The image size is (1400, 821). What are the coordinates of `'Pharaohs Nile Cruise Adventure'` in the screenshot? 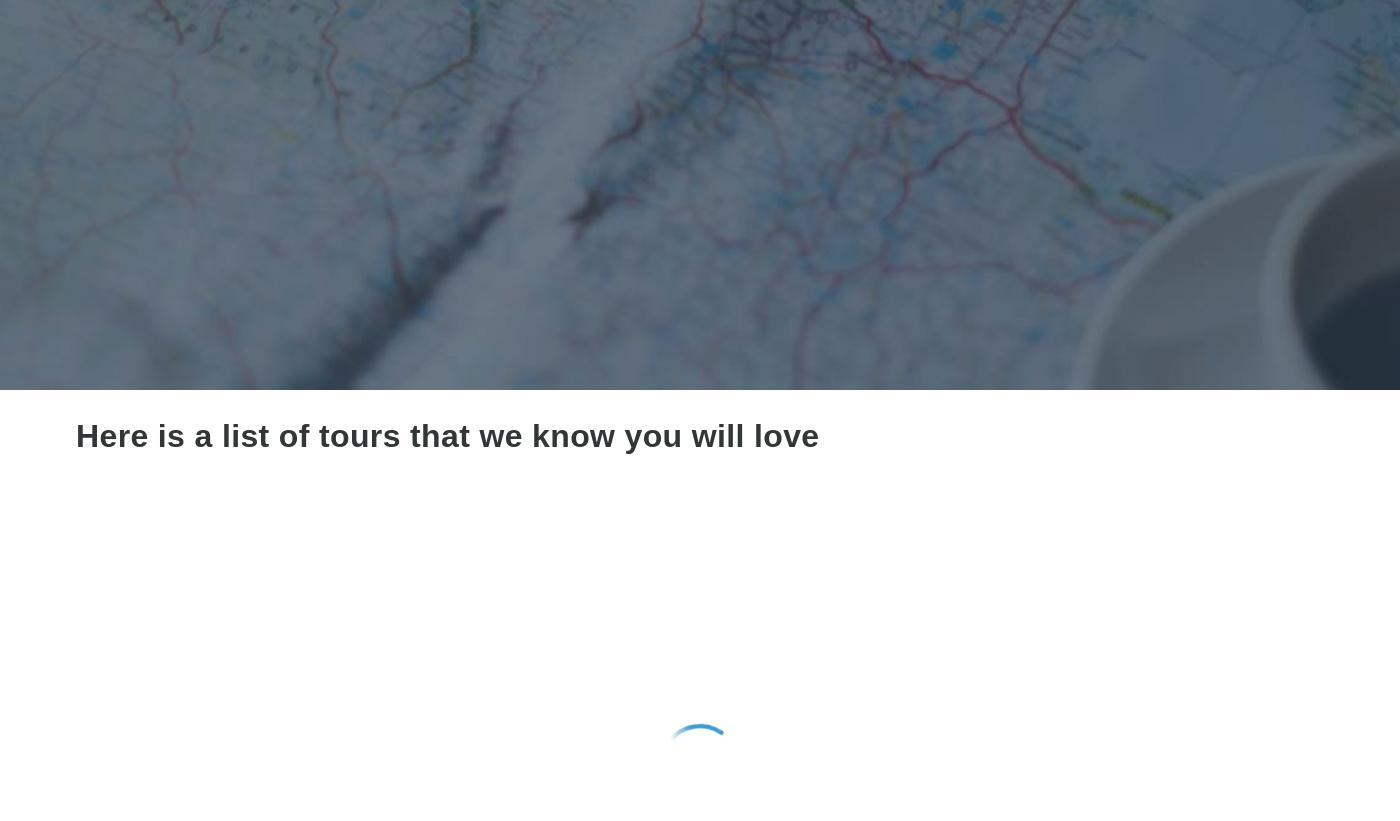 It's located at (1029, 716).